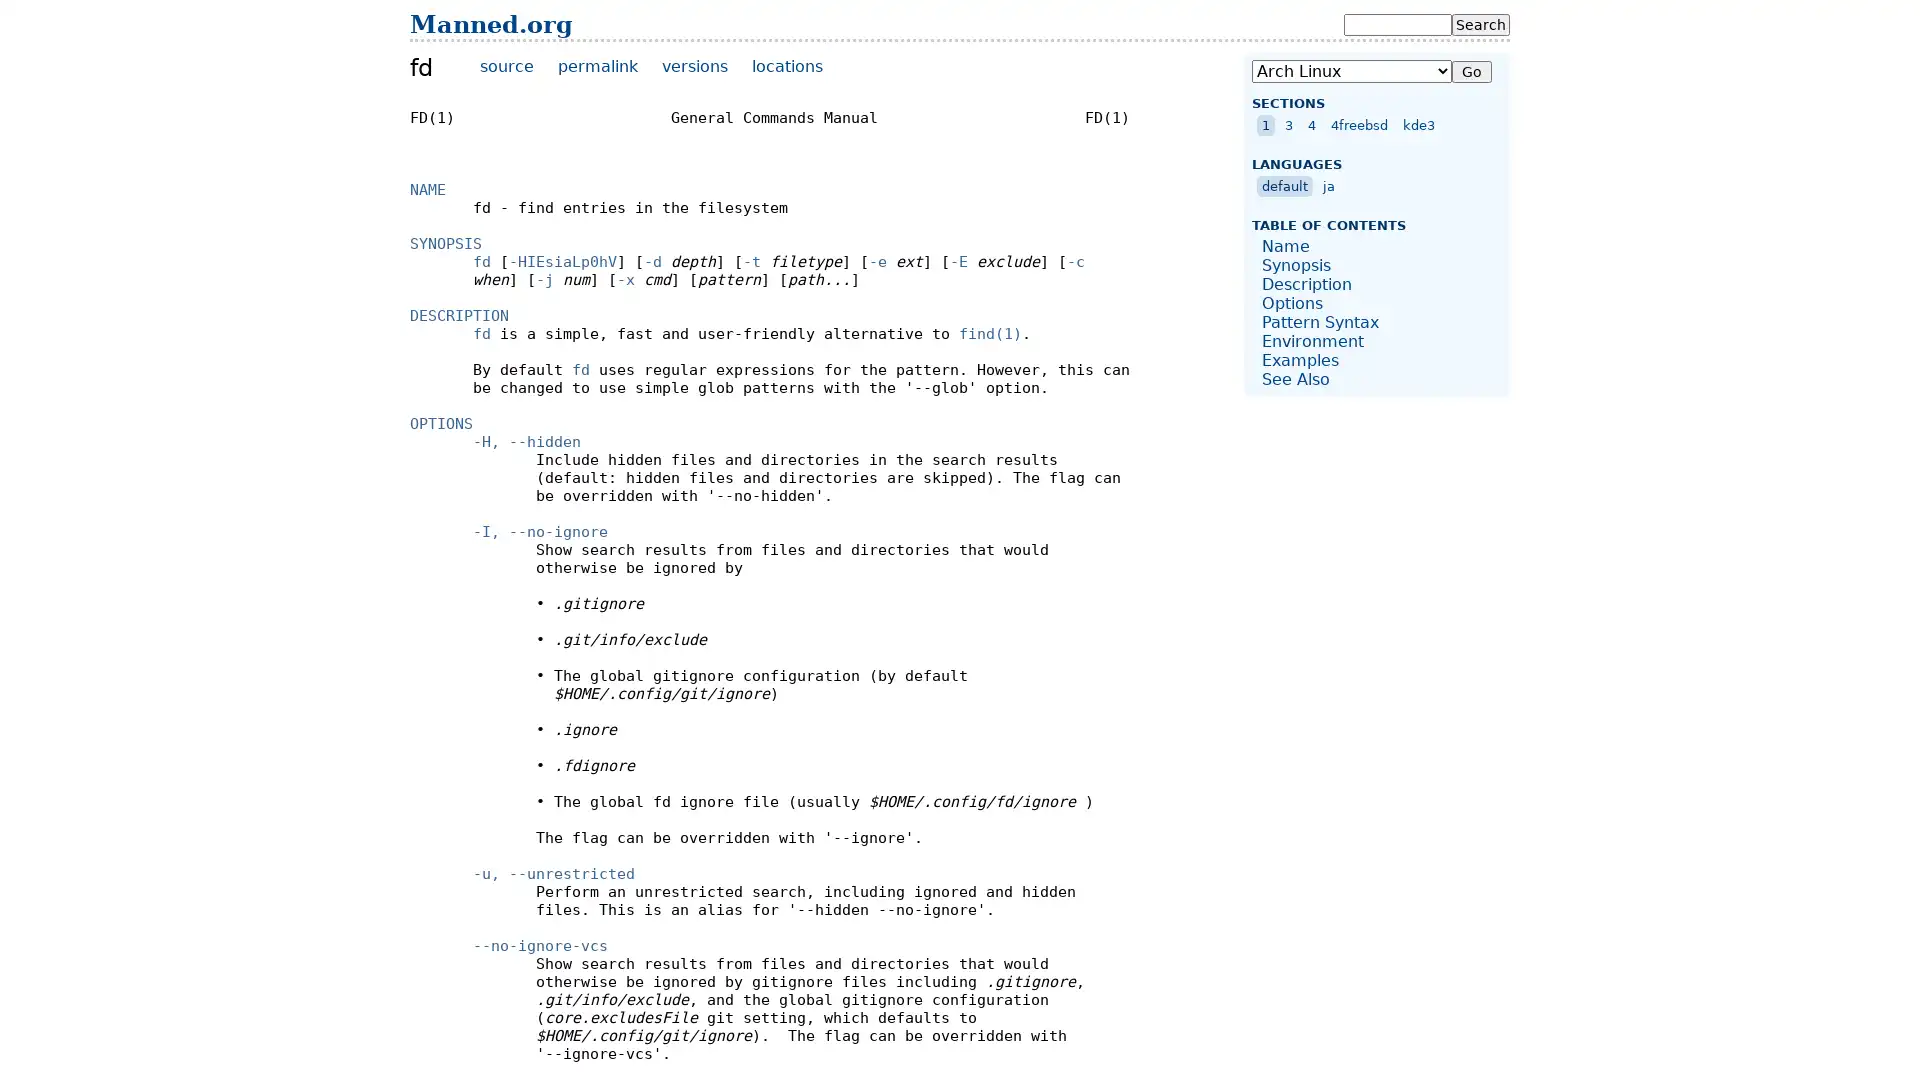  What do you see at coordinates (1481, 24) in the screenshot?
I see `Search` at bounding box center [1481, 24].